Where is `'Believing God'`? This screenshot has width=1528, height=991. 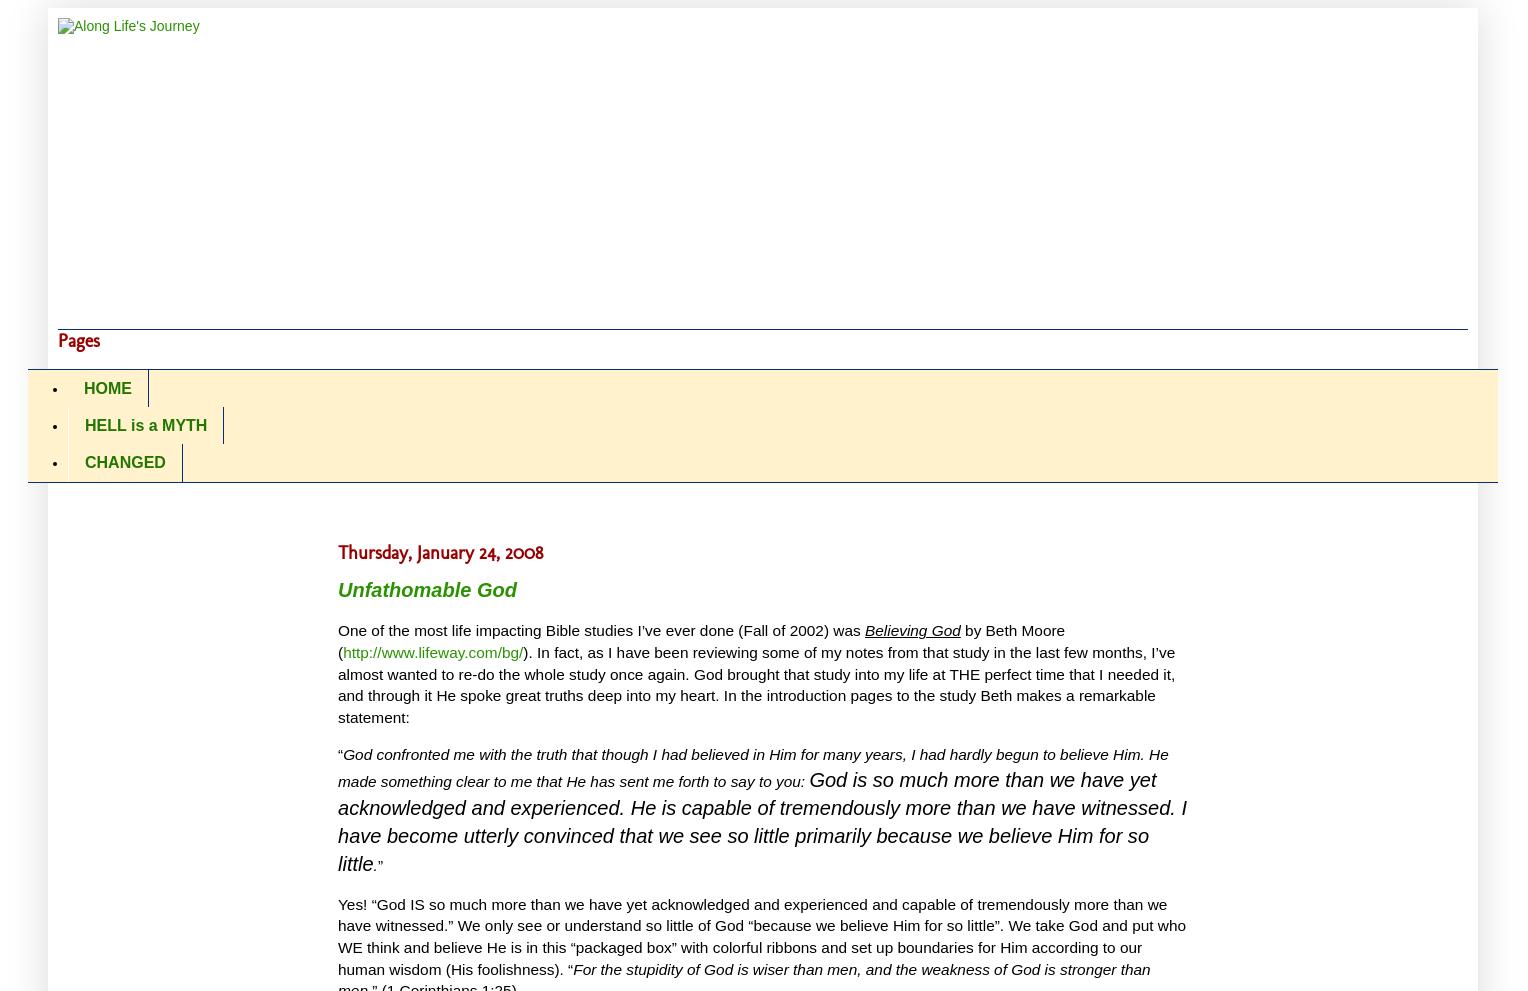 'Believing God' is located at coordinates (912, 630).